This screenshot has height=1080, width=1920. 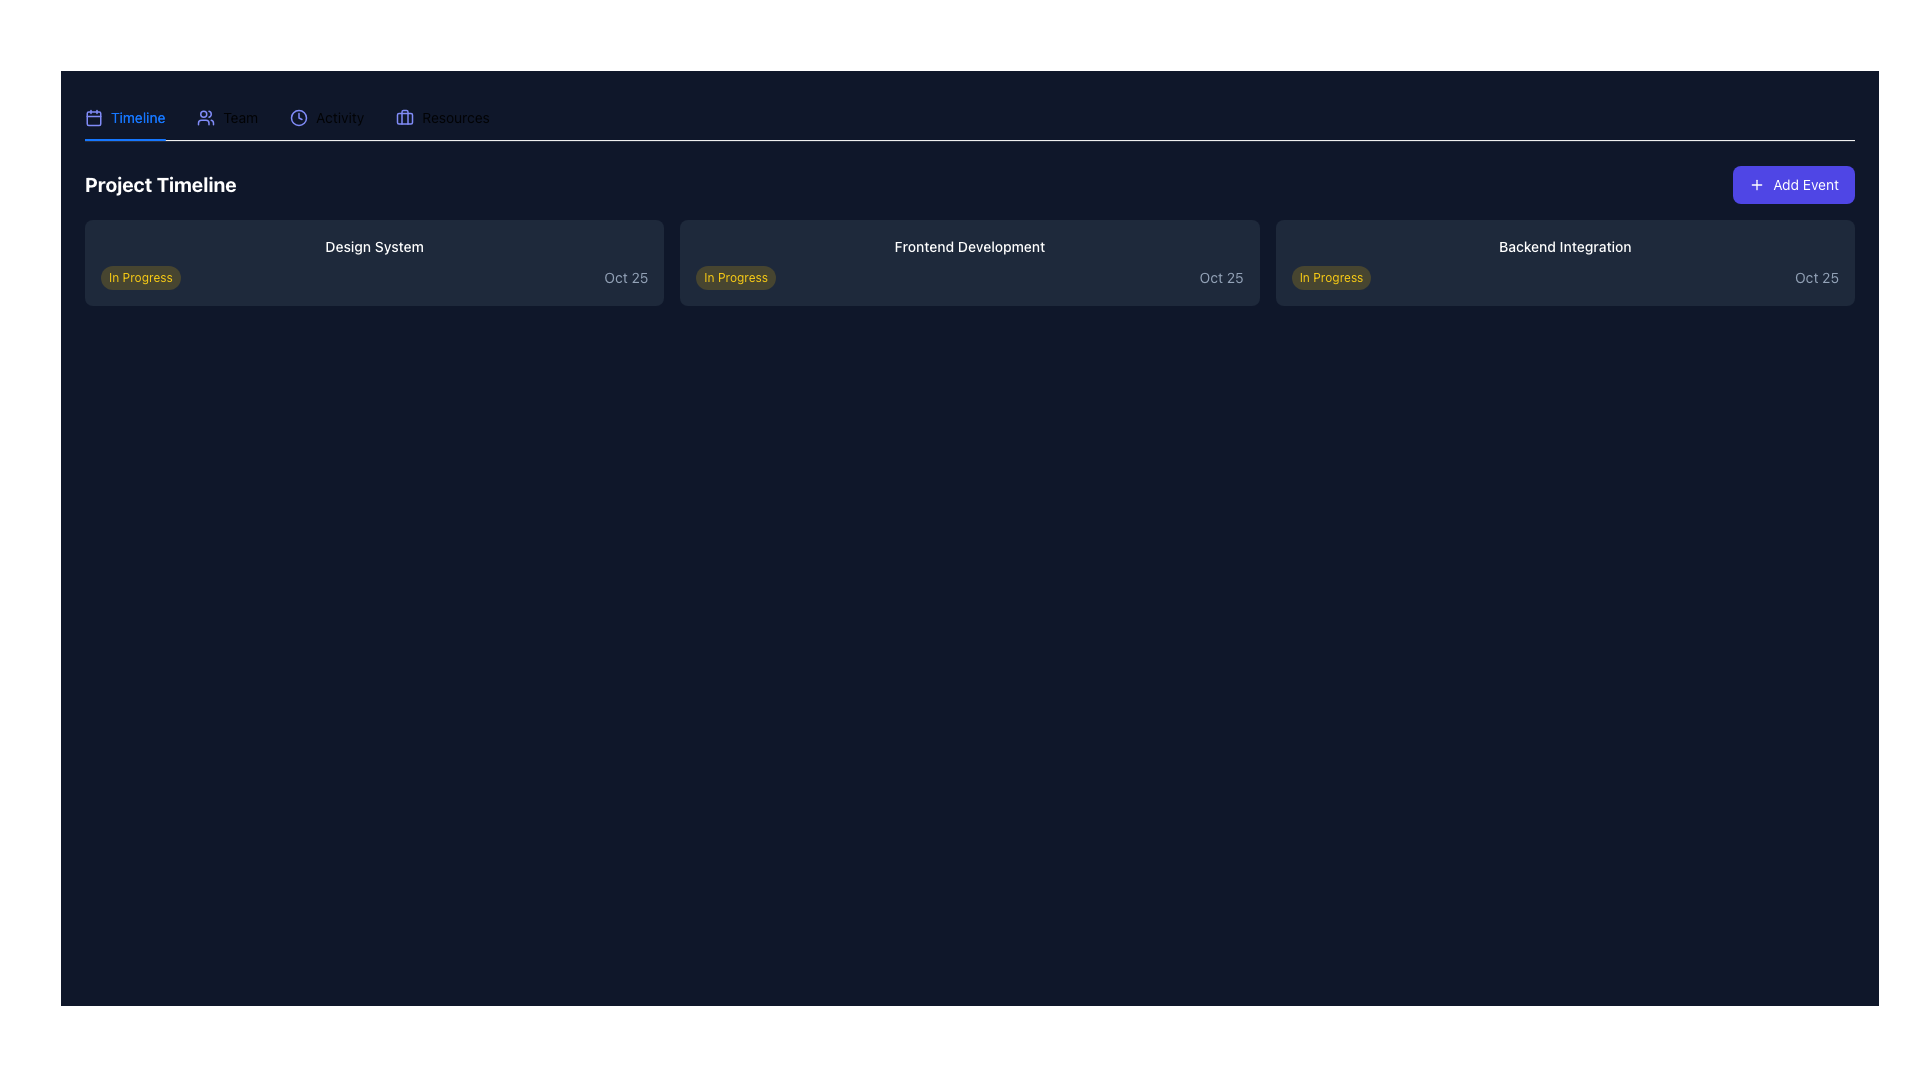 I want to click on the small, rounded status badge displaying 'In Progress' in yellow on a muted yellow background, located on the left side of the 'Design System' card, so click(x=139, y=277).